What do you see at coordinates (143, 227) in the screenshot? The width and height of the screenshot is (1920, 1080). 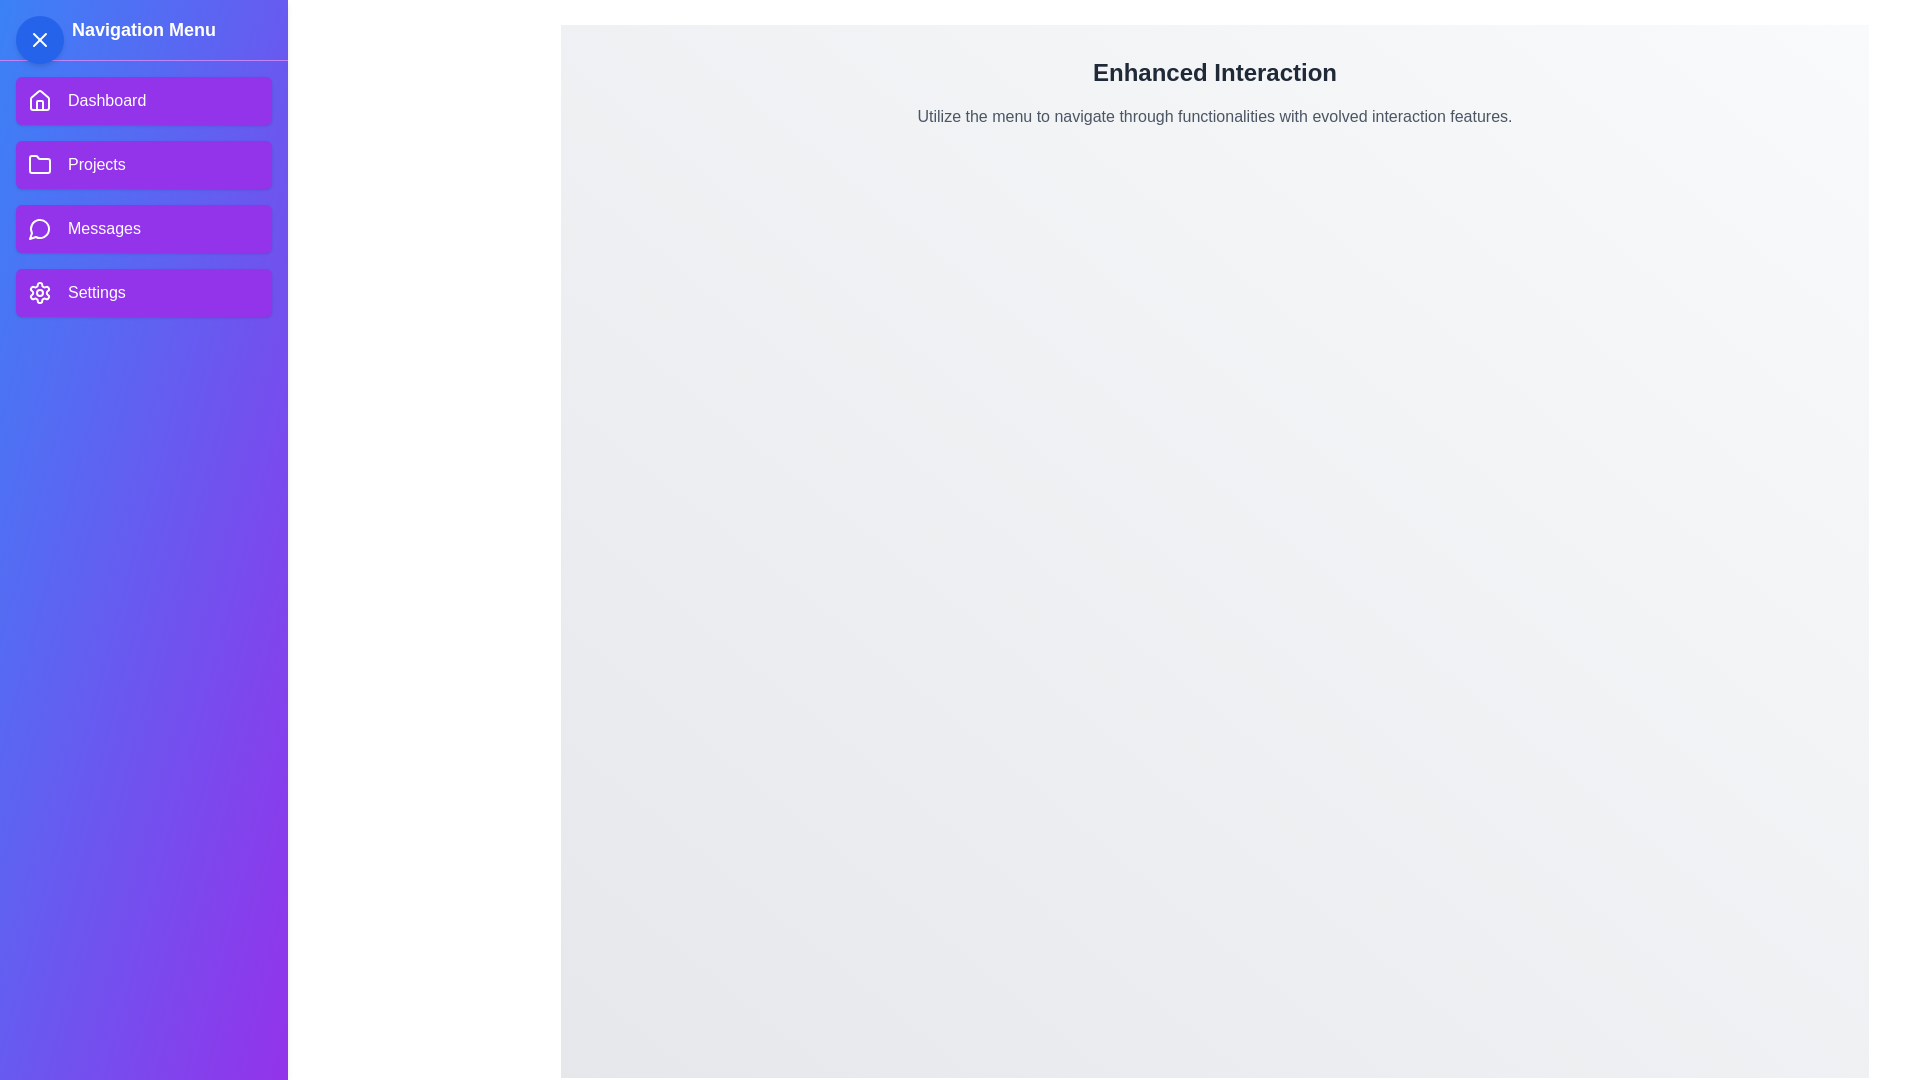 I see `the Messages menu item in the navigation drawer` at bounding box center [143, 227].